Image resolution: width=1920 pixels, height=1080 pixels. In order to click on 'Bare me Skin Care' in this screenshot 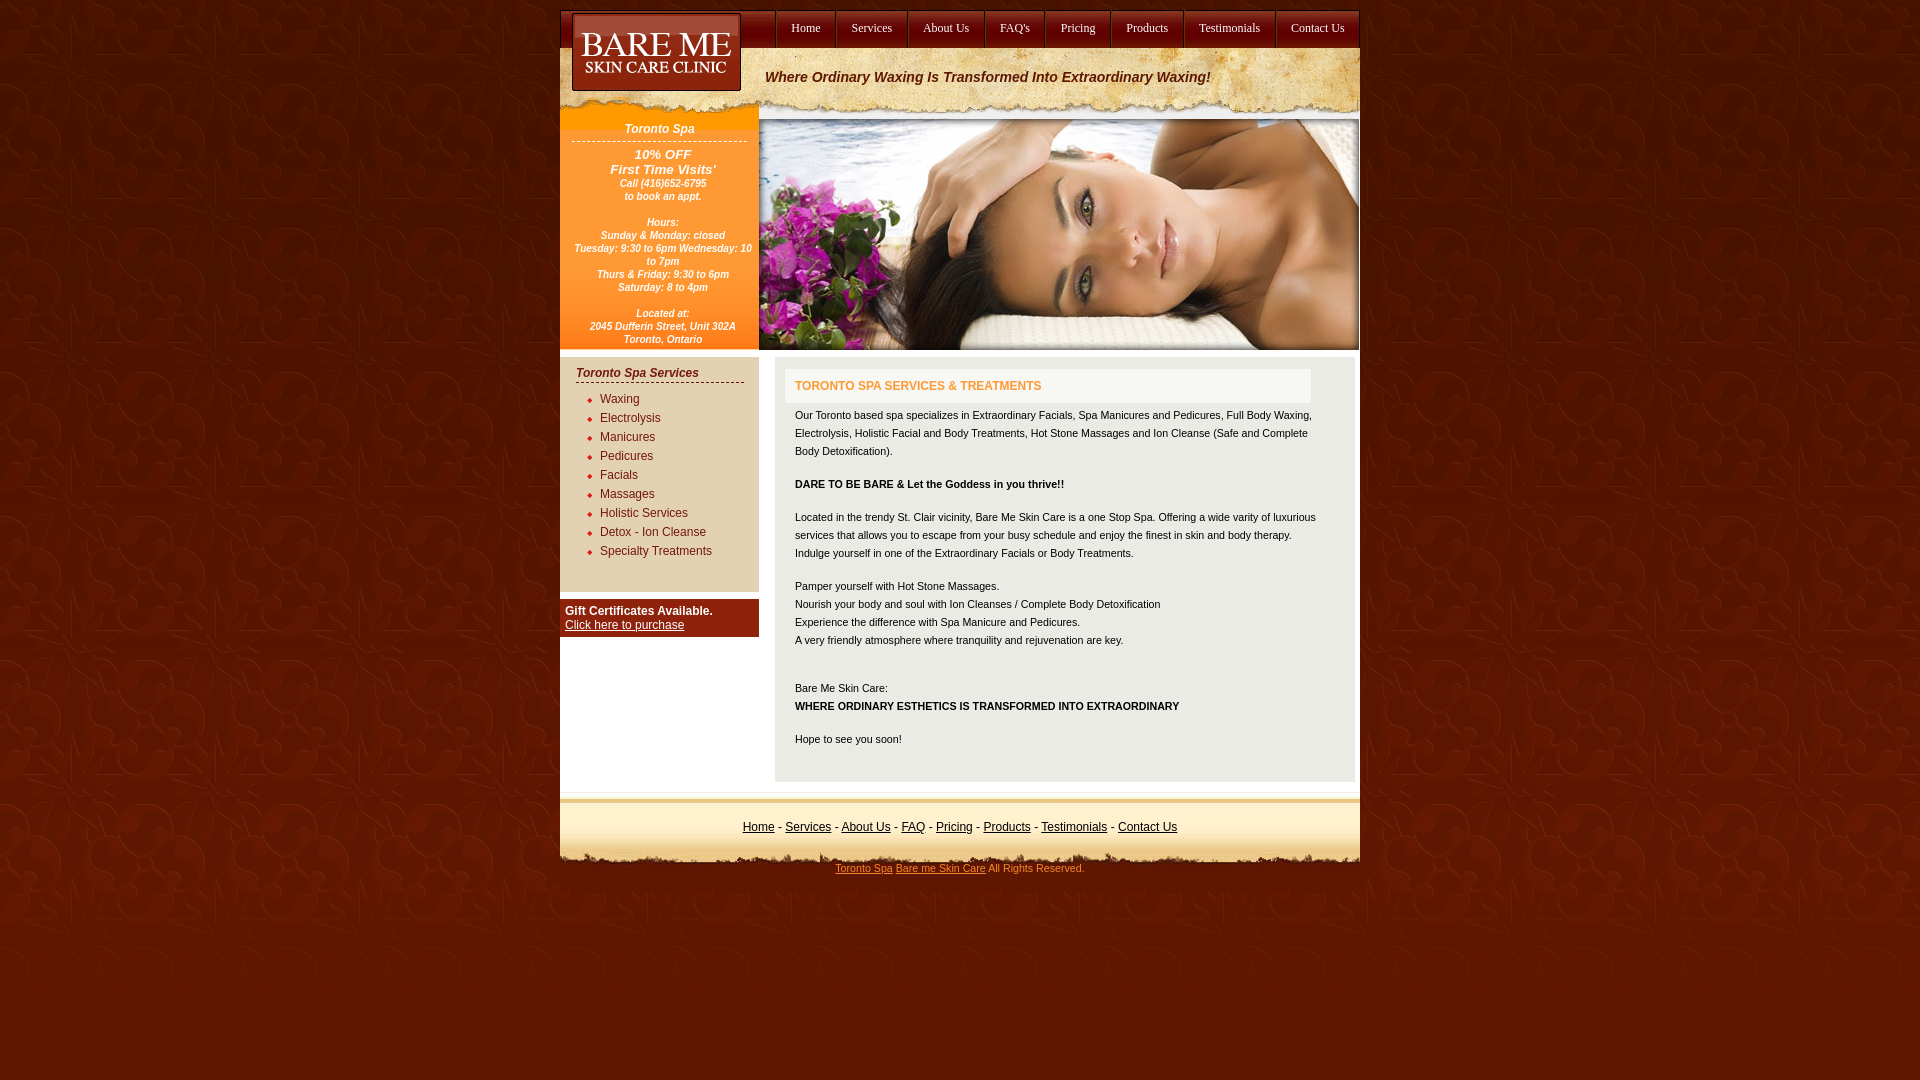, I will do `click(939, 866)`.